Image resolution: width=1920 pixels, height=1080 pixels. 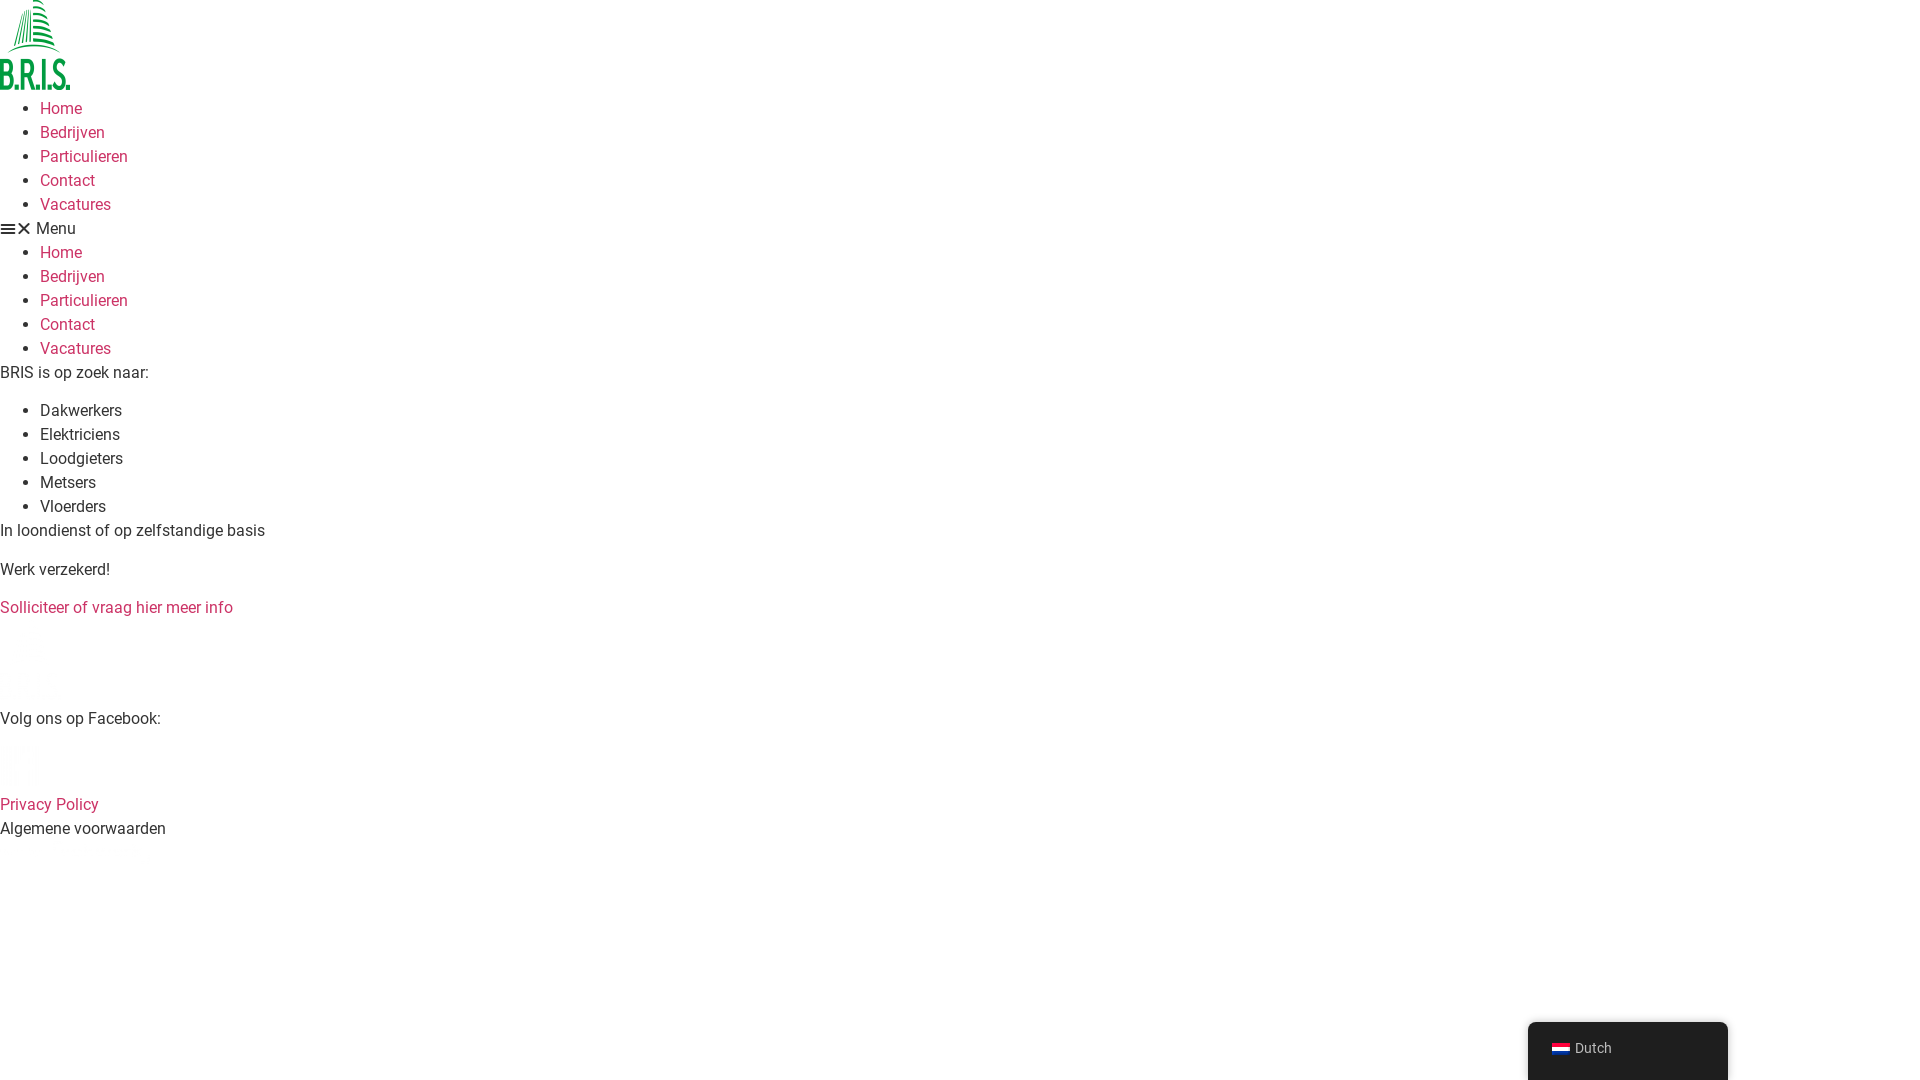 What do you see at coordinates (0, 765) in the screenshot?
I see `'facebook-app-logo-wit'` at bounding box center [0, 765].